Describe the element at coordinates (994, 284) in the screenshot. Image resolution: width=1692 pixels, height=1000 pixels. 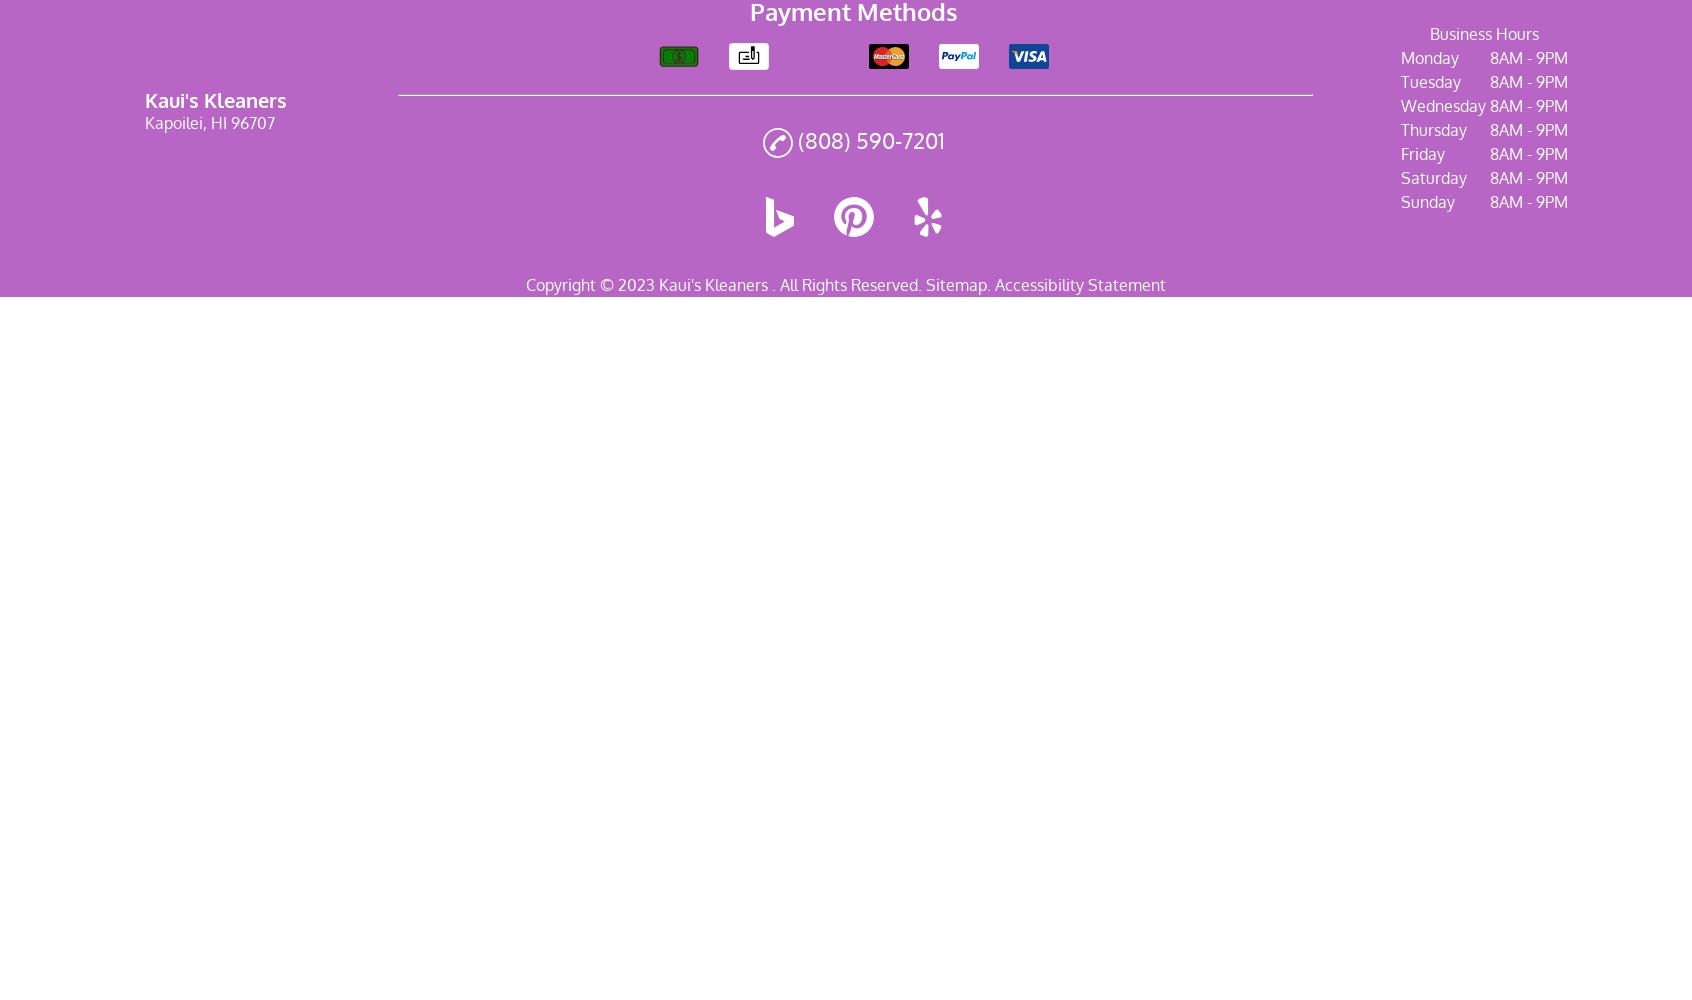
I see `'Accessibility Statement'` at that location.